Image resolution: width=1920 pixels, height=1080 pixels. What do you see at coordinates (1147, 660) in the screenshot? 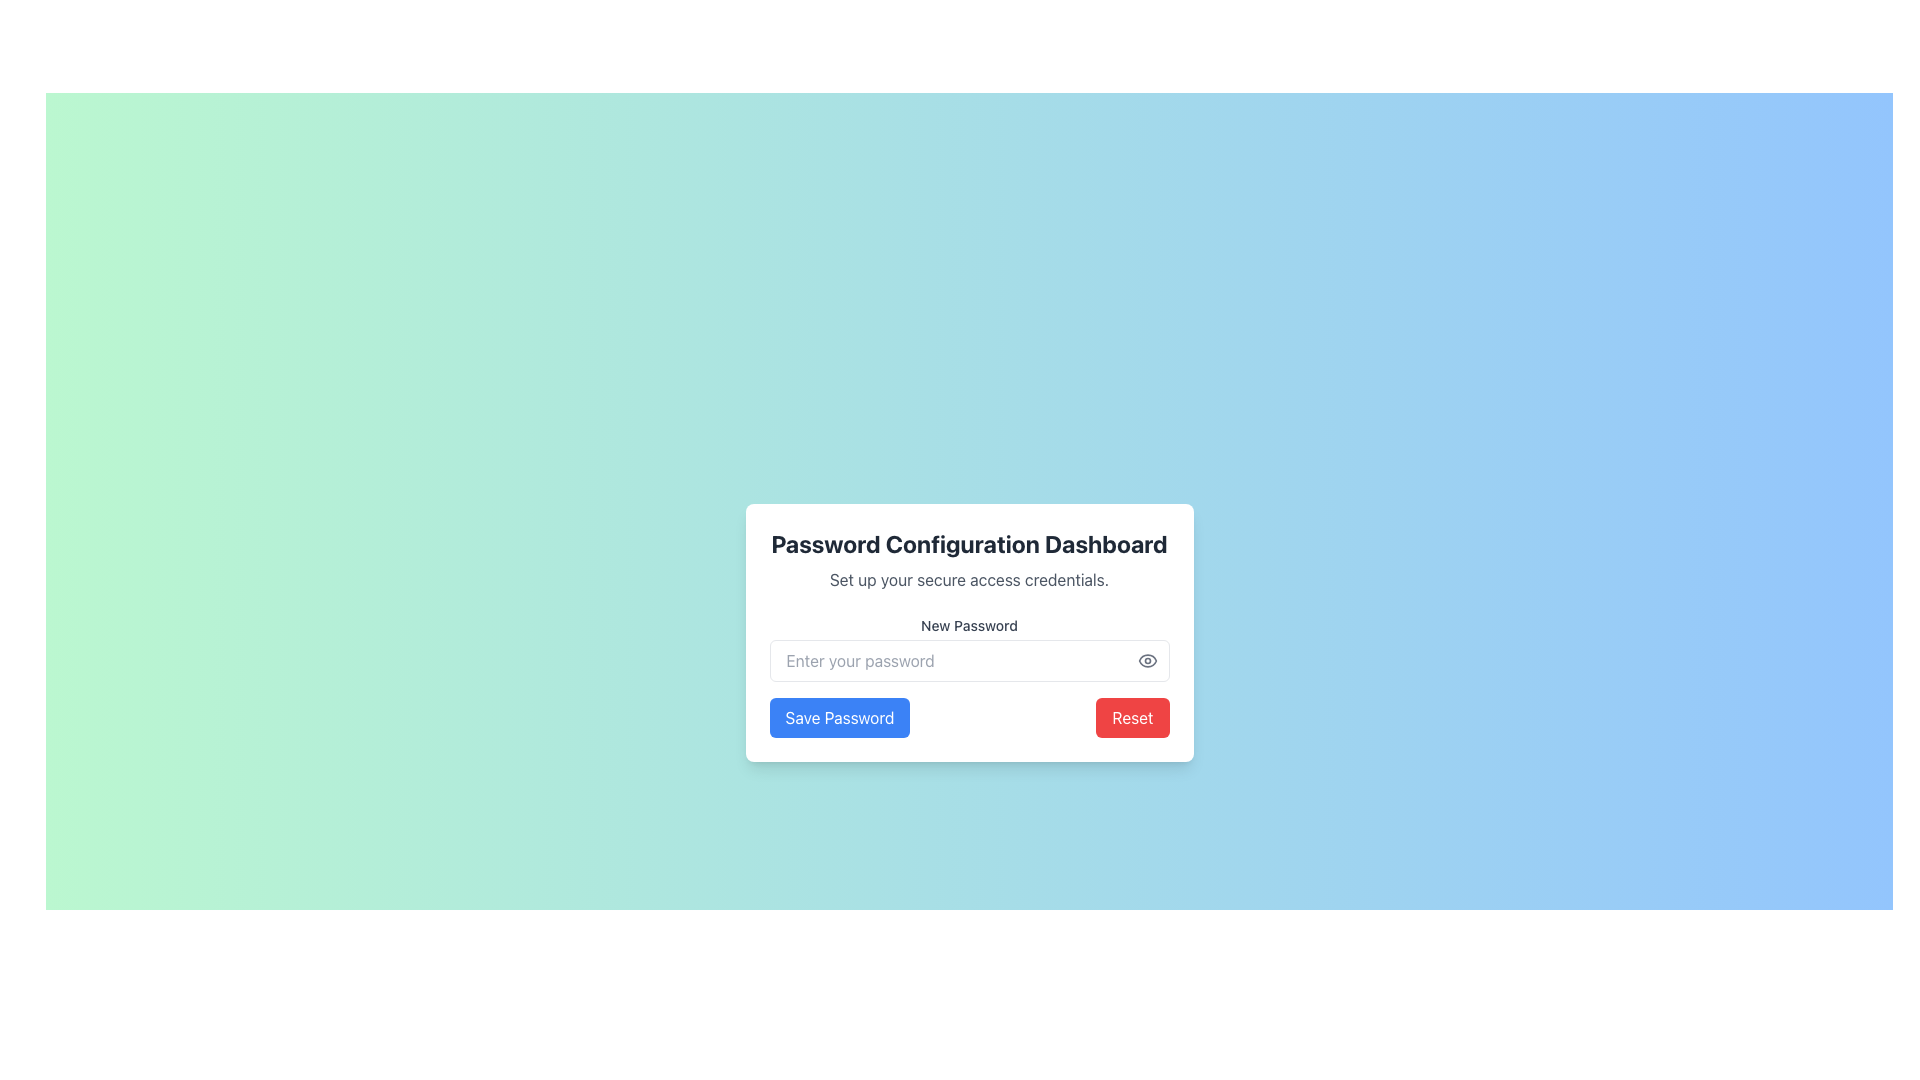
I see `the elliptical shape outlining the structure of an eye icon, which represents visibility functionality, located on the right side of the password input field in the password configuration dialog box` at bounding box center [1147, 660].